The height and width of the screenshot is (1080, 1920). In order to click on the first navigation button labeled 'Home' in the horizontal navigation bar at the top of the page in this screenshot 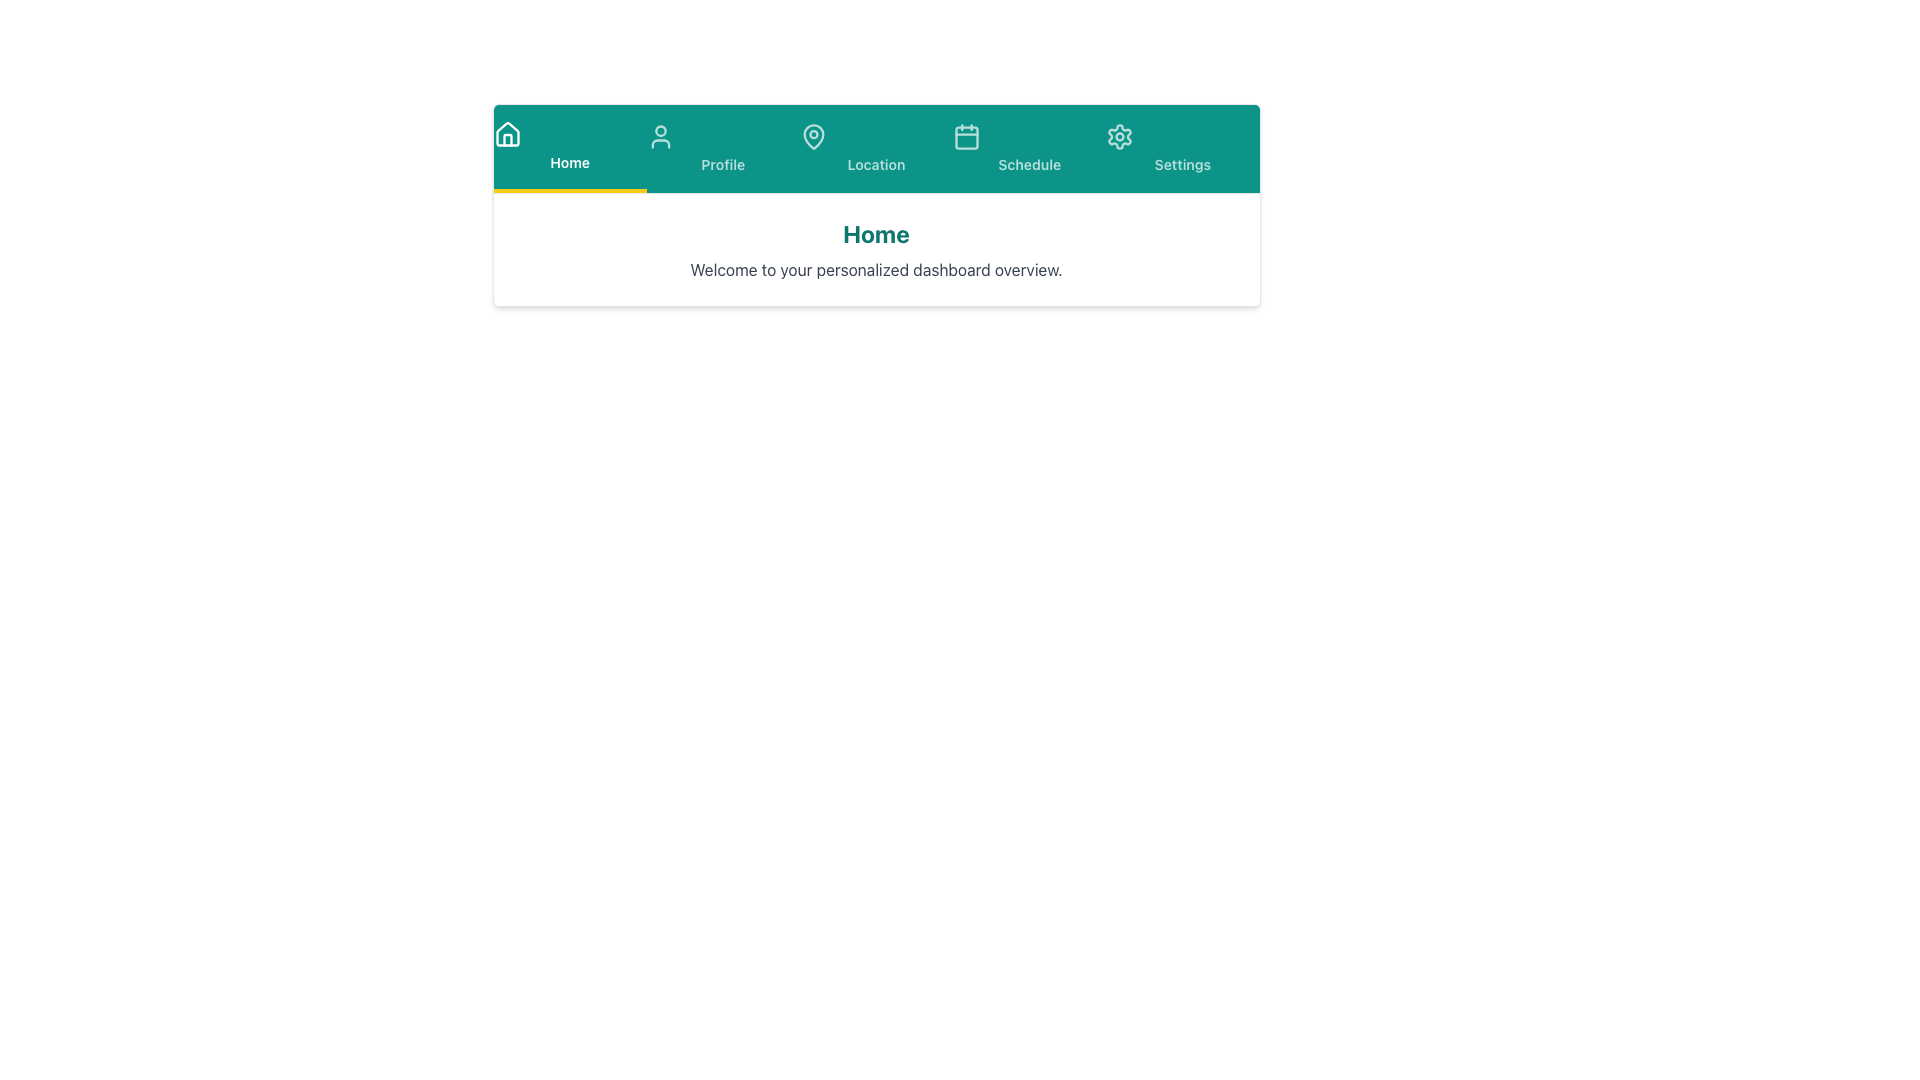, I will do `click(569, 148)`.